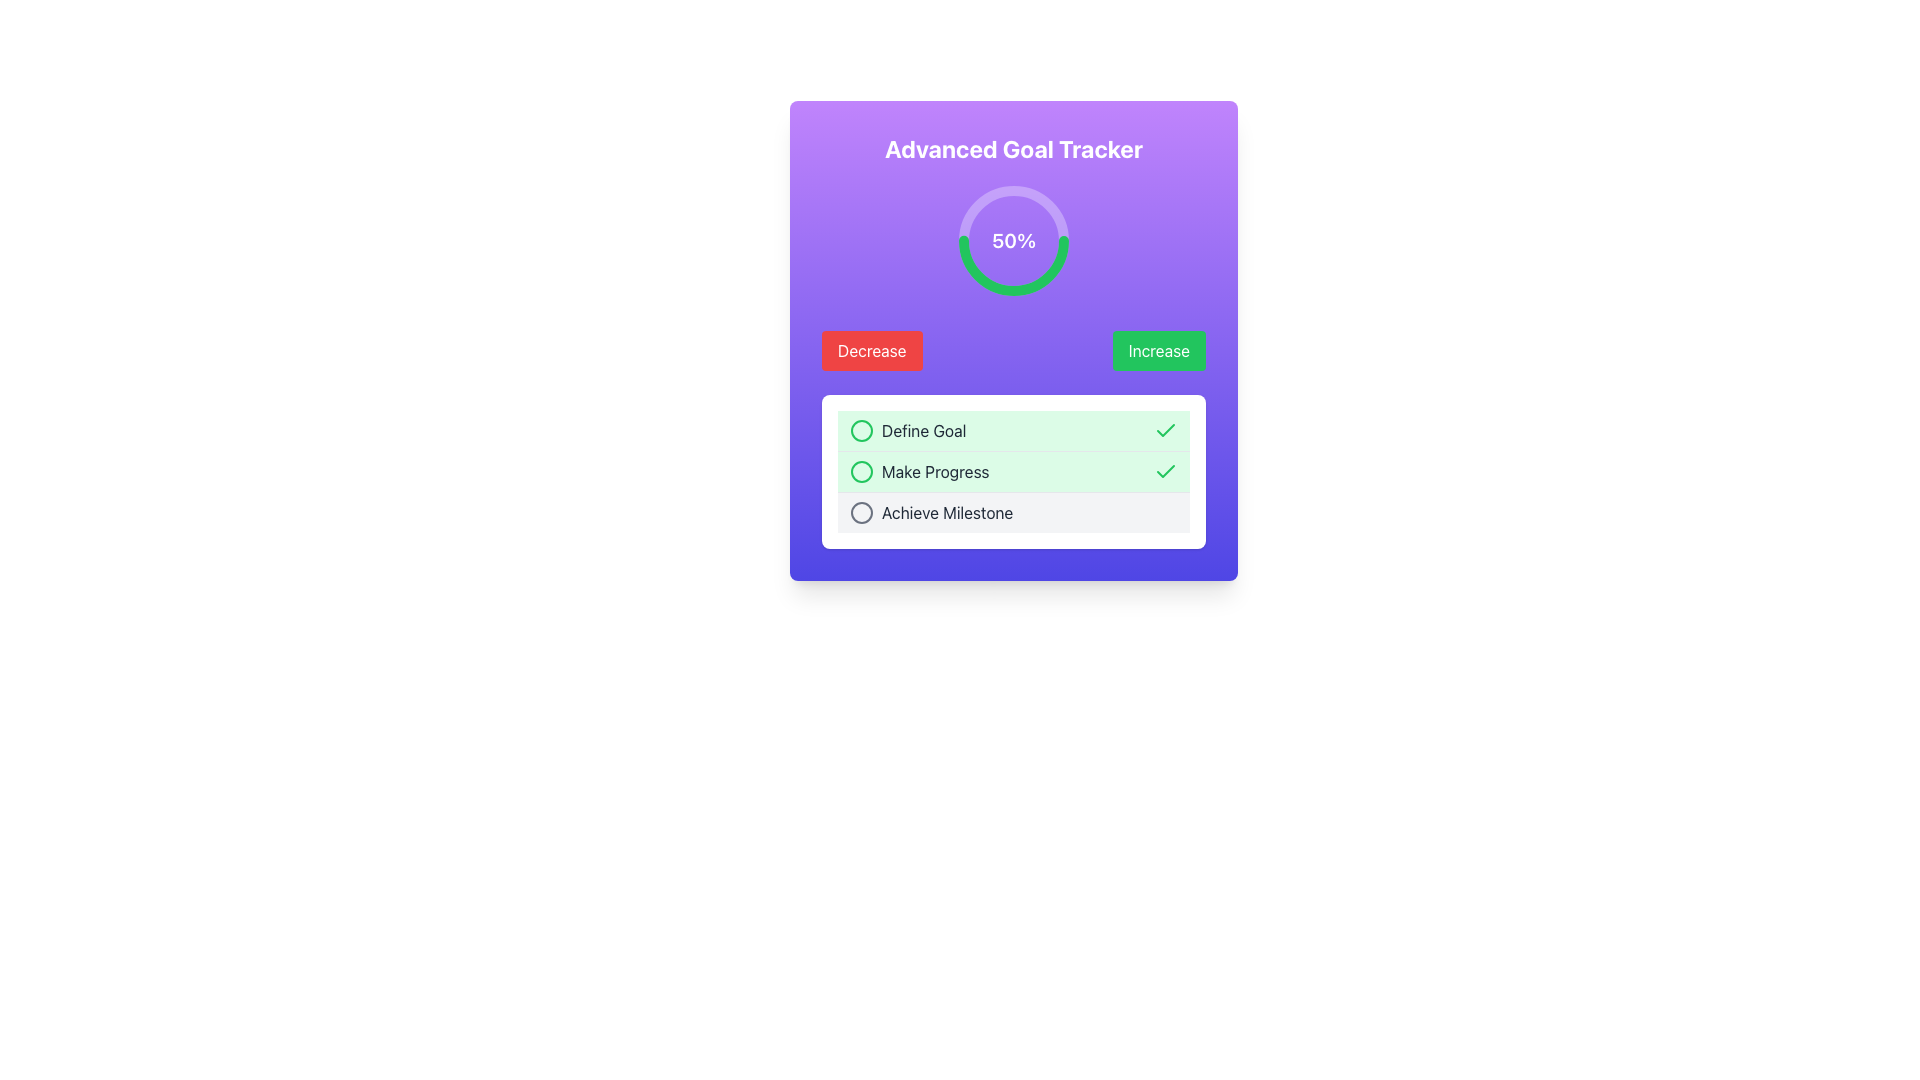 This screenshot has height=1080, width=1920. What do you see at coordinates (862, 512) in the screenshot?
I see `the circular SVG icon located next to the text 'Achieve Milestone' in the third row of the checklist items within the Advanced Goal Tracker interface` at bounding box center [862, 512].